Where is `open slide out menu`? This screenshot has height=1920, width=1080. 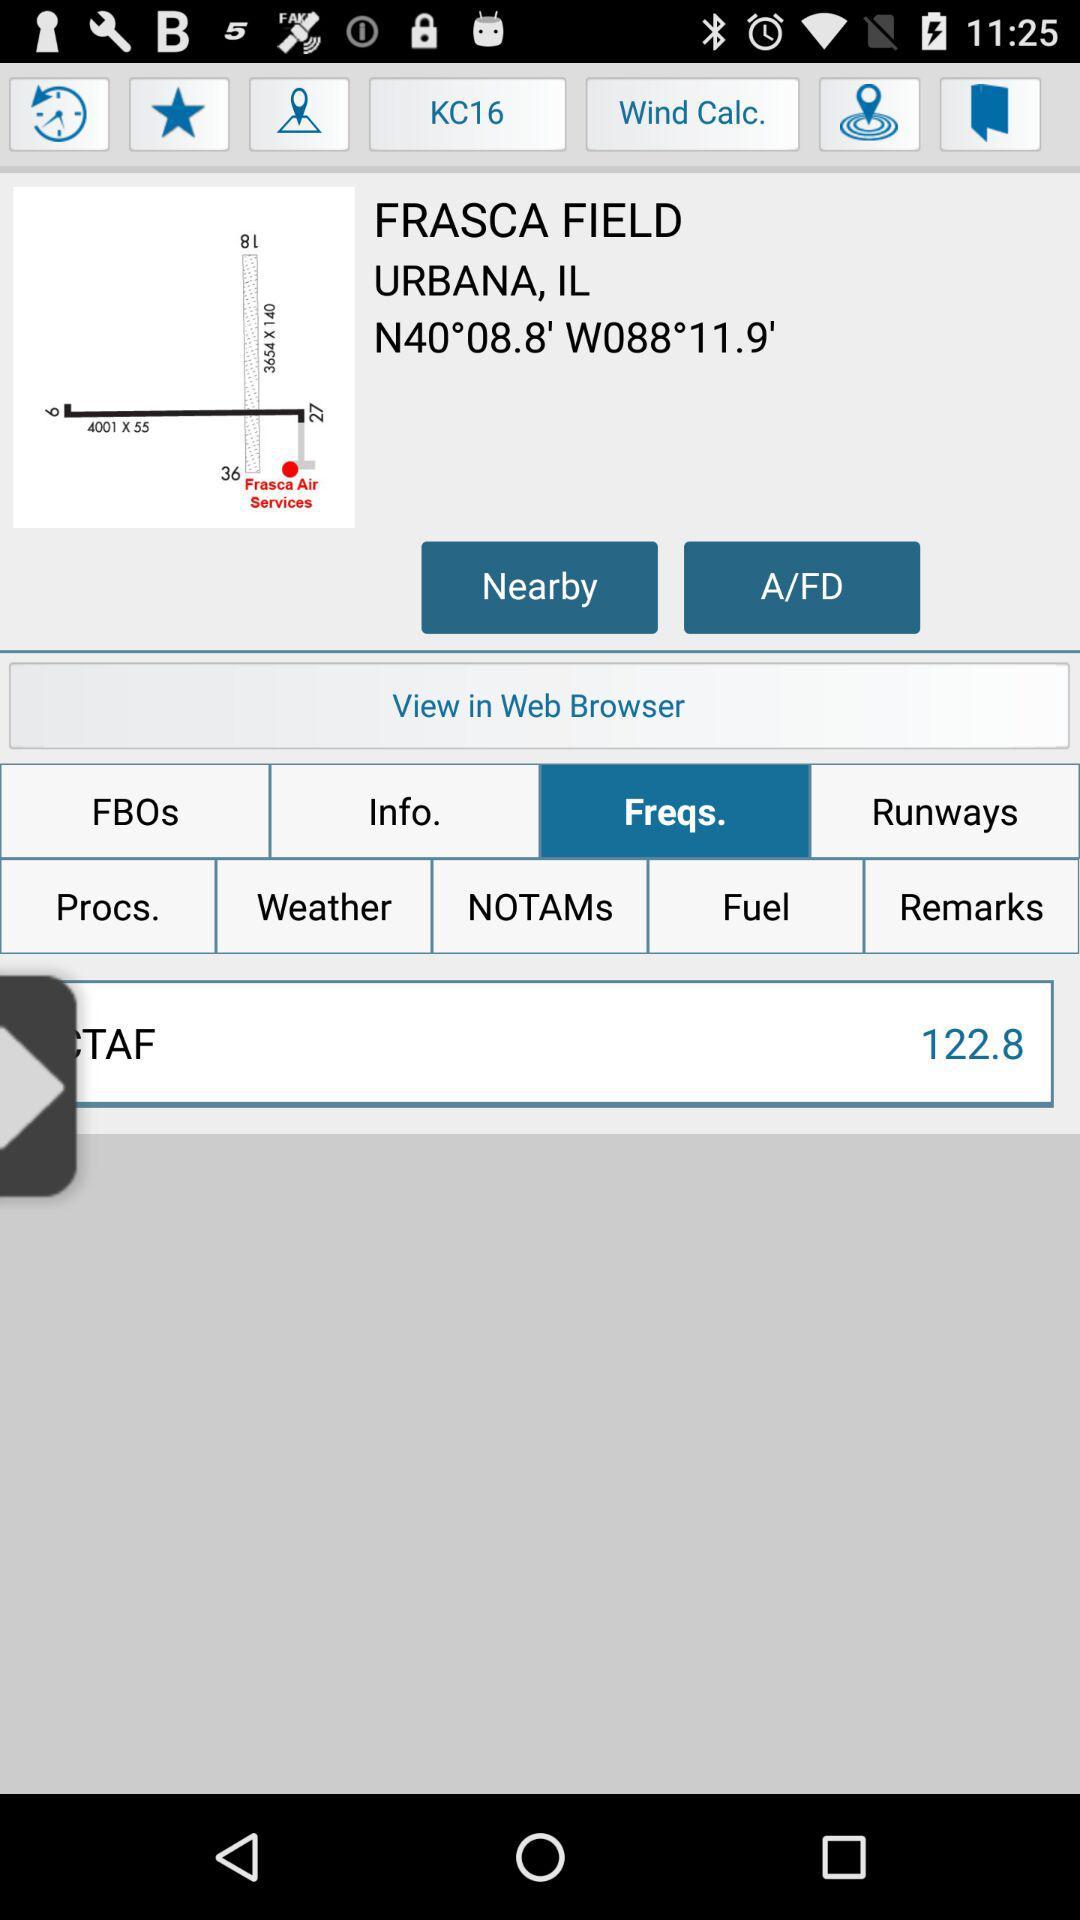
open slide out menu is located at coordinates (47, 1083).